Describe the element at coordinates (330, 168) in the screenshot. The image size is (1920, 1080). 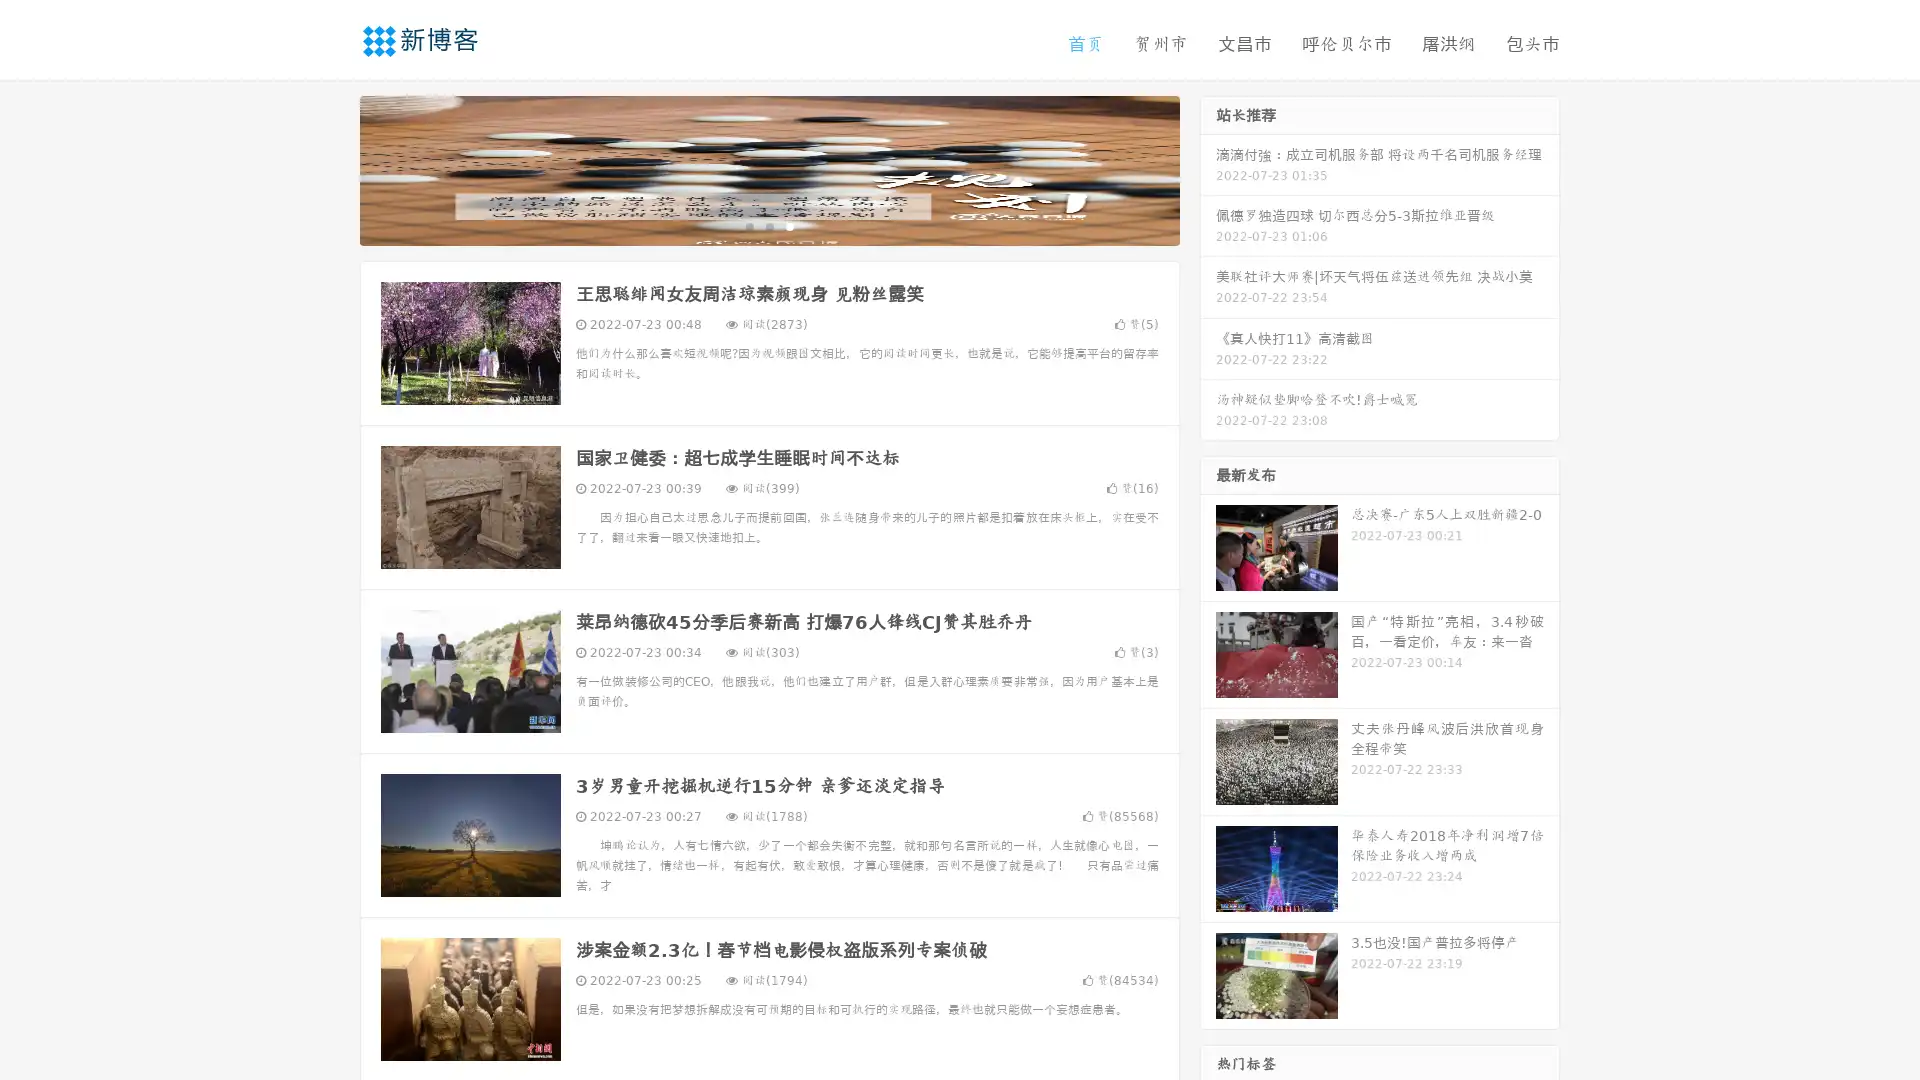
I see `Previous slide` at that location.